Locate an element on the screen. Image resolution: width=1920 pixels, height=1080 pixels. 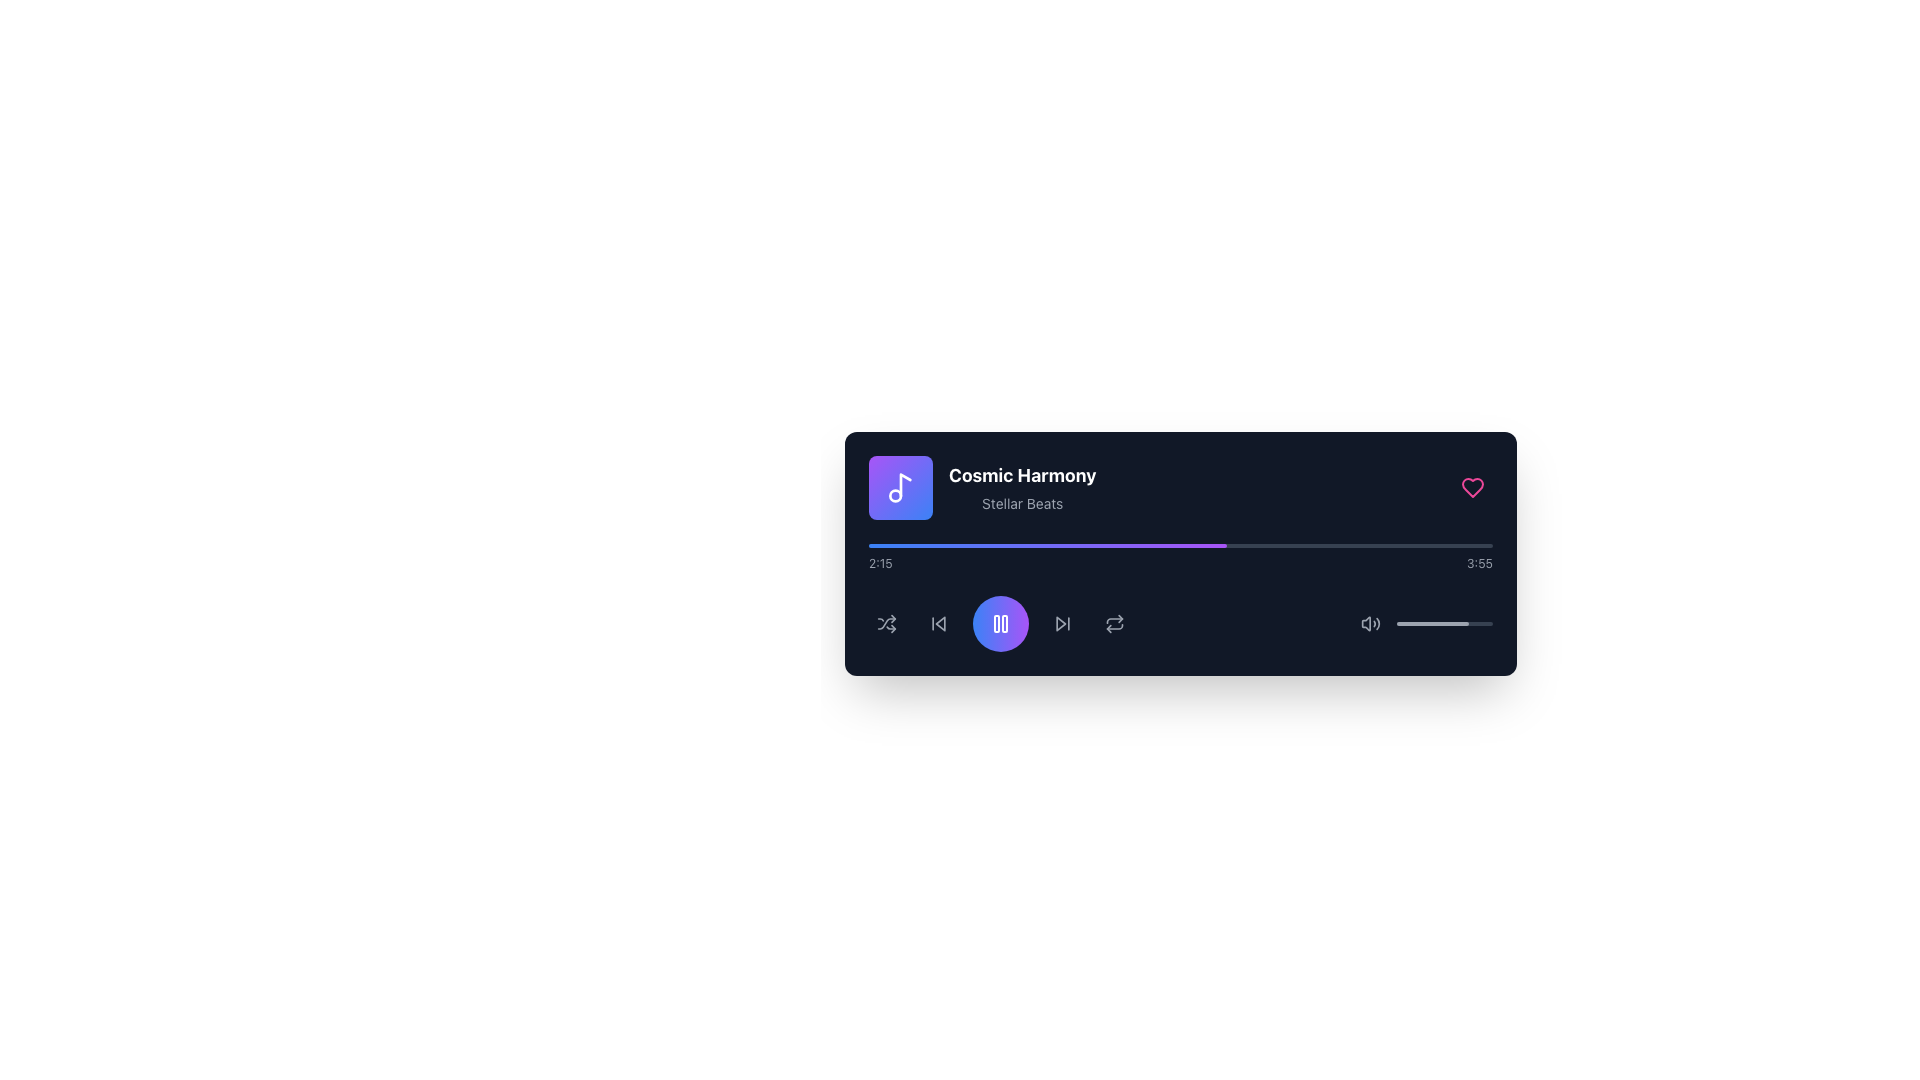
the Text label located beneath the primary song title 'Cosmic Harmony' in the media control interface is located at coordinates (1022, 503).